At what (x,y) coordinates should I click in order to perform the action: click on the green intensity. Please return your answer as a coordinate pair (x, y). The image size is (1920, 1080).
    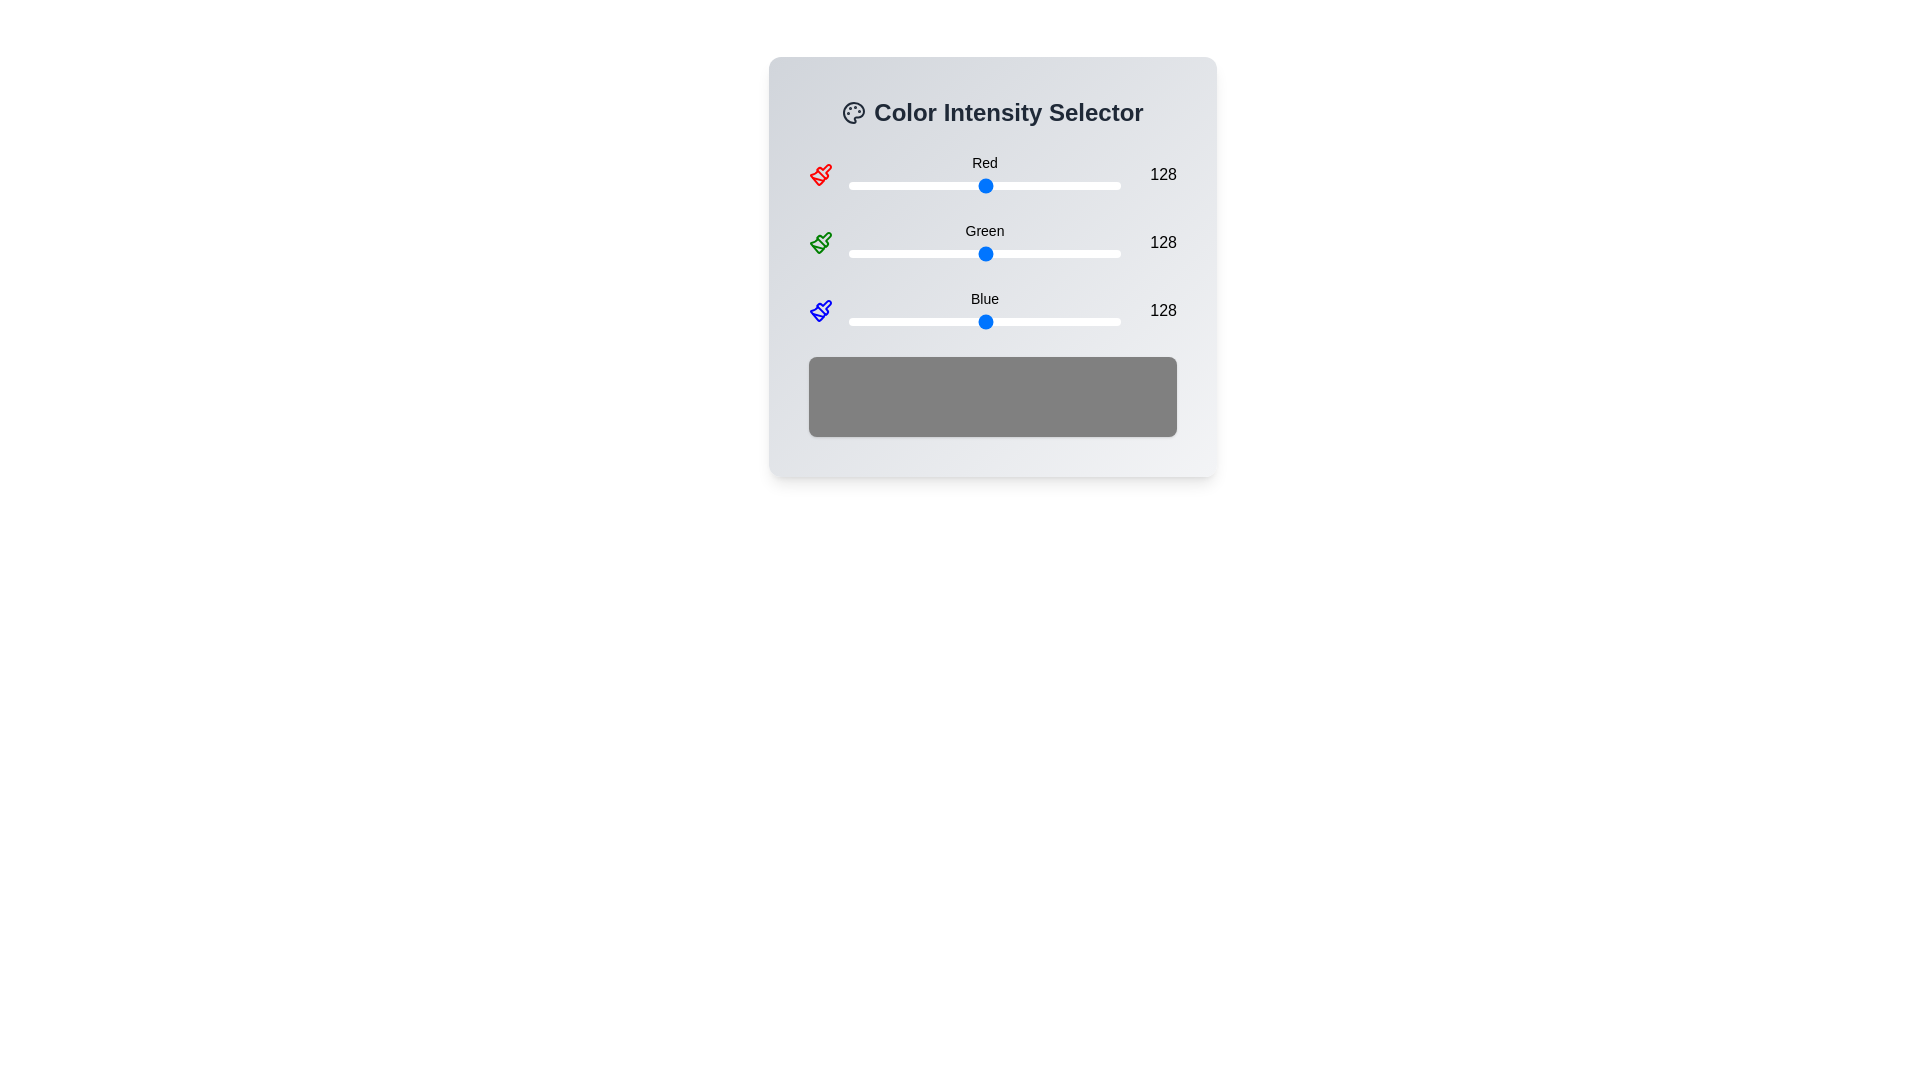
    Looking at the image, I should click on (853, 253).